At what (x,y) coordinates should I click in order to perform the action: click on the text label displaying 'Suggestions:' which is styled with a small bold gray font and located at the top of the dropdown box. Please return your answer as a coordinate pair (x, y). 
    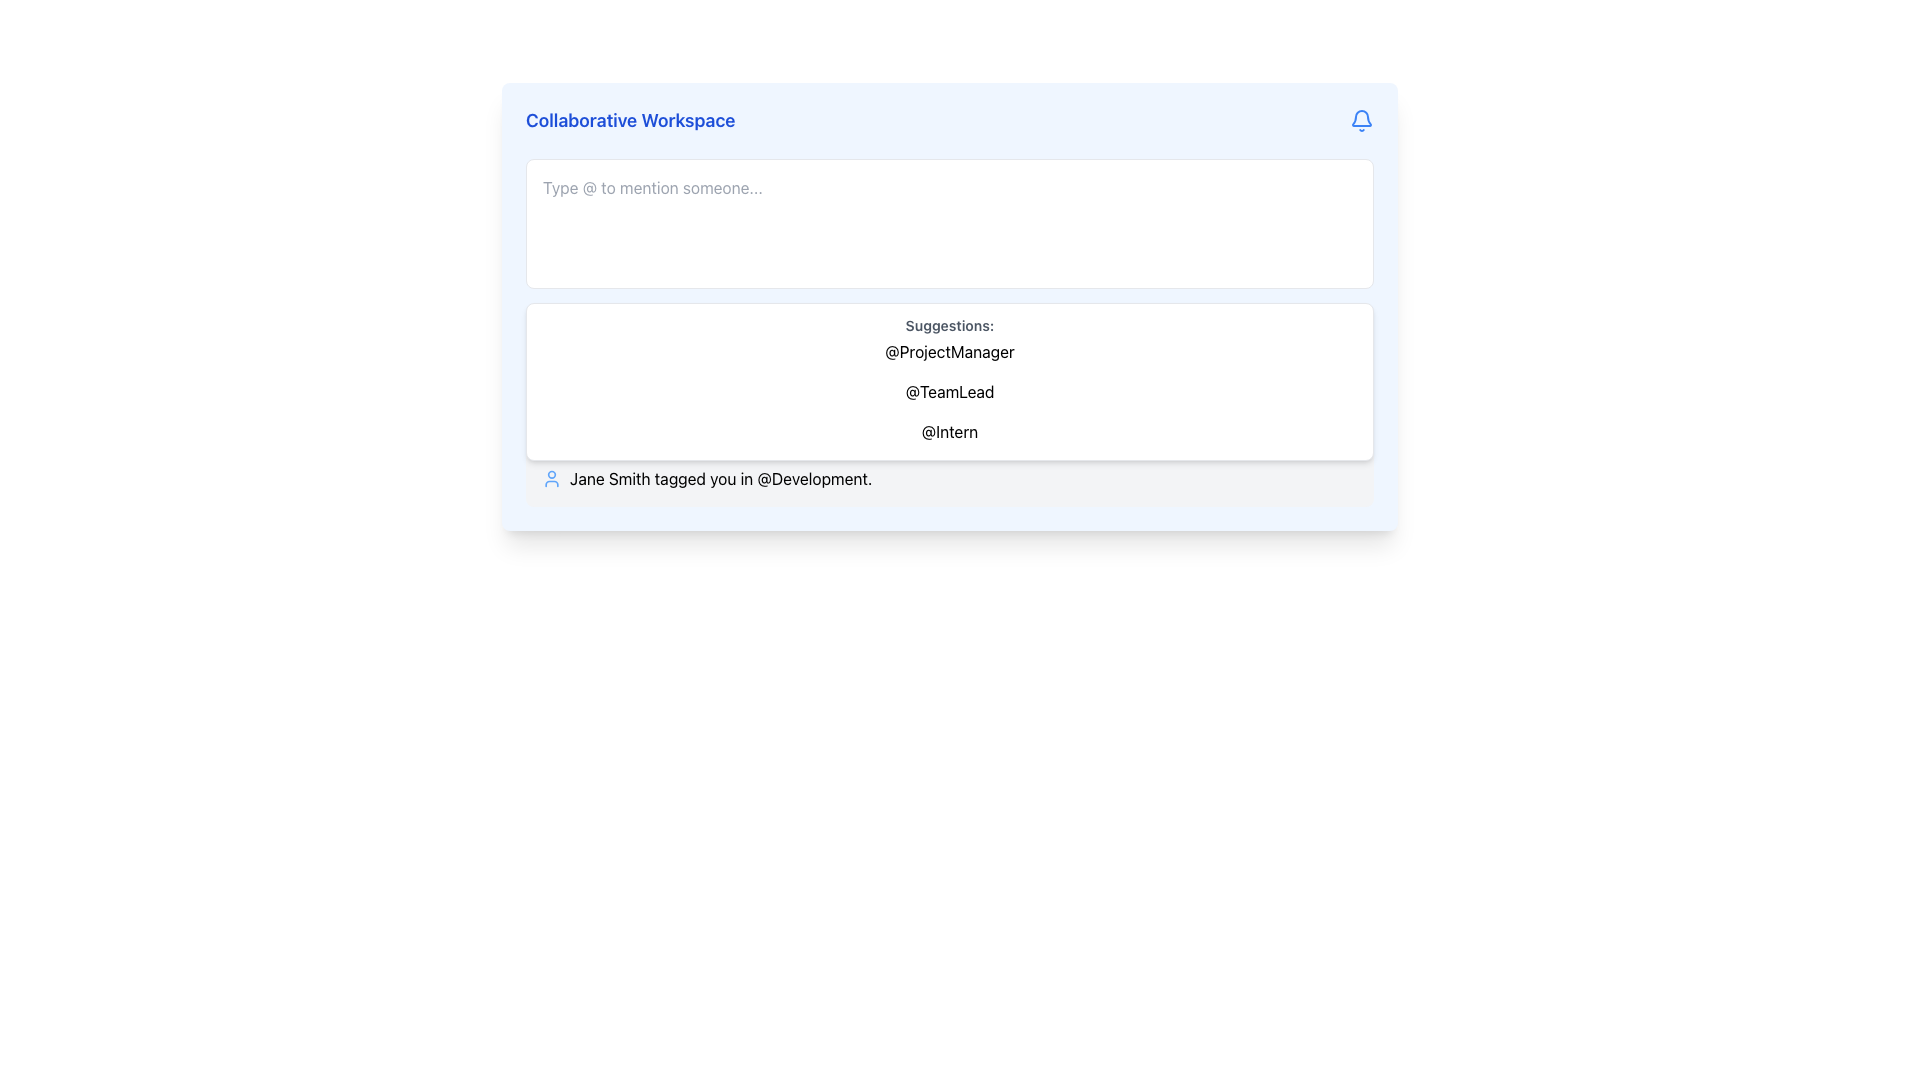
    Looking at the image, I should click on (949, 325).